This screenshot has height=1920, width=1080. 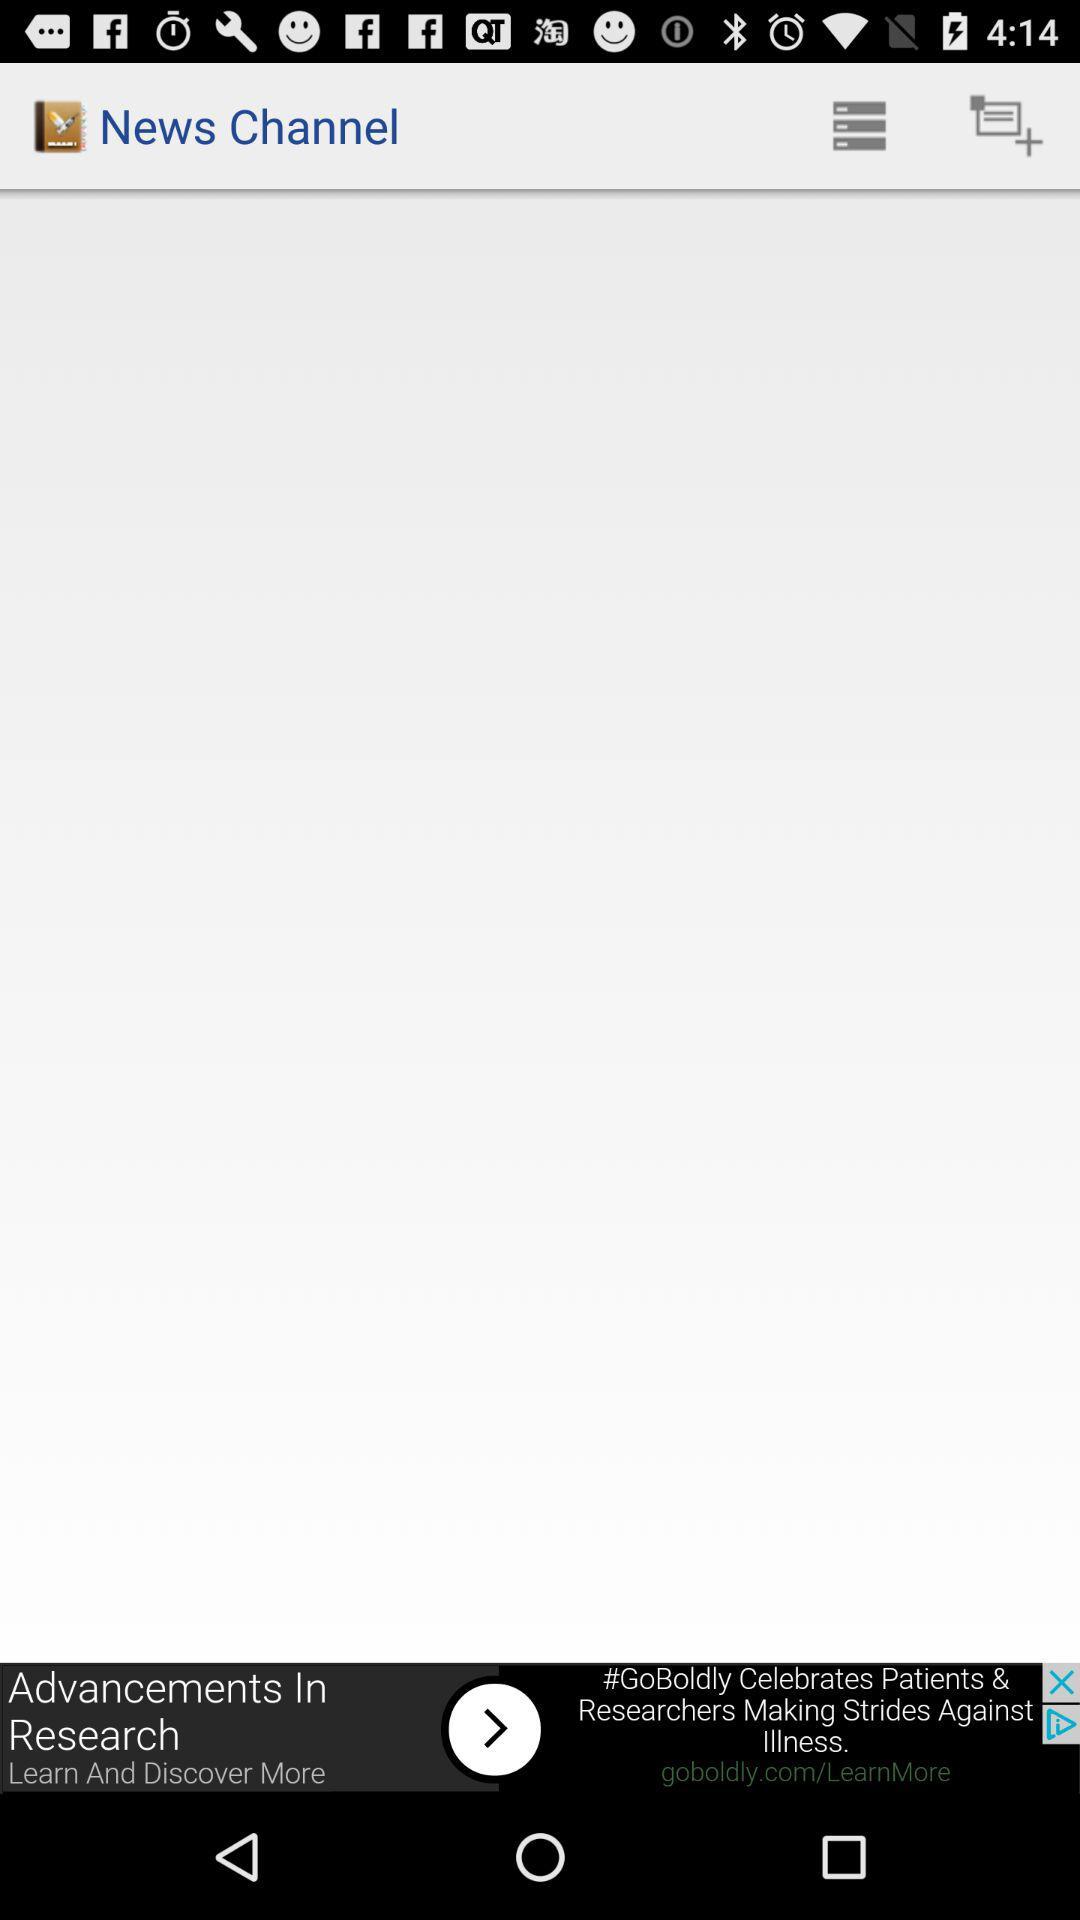 What do you see at coordinates (540, 1727) in the screenshot?
I see `advertisement banner` at bounding box center [540, 1727].